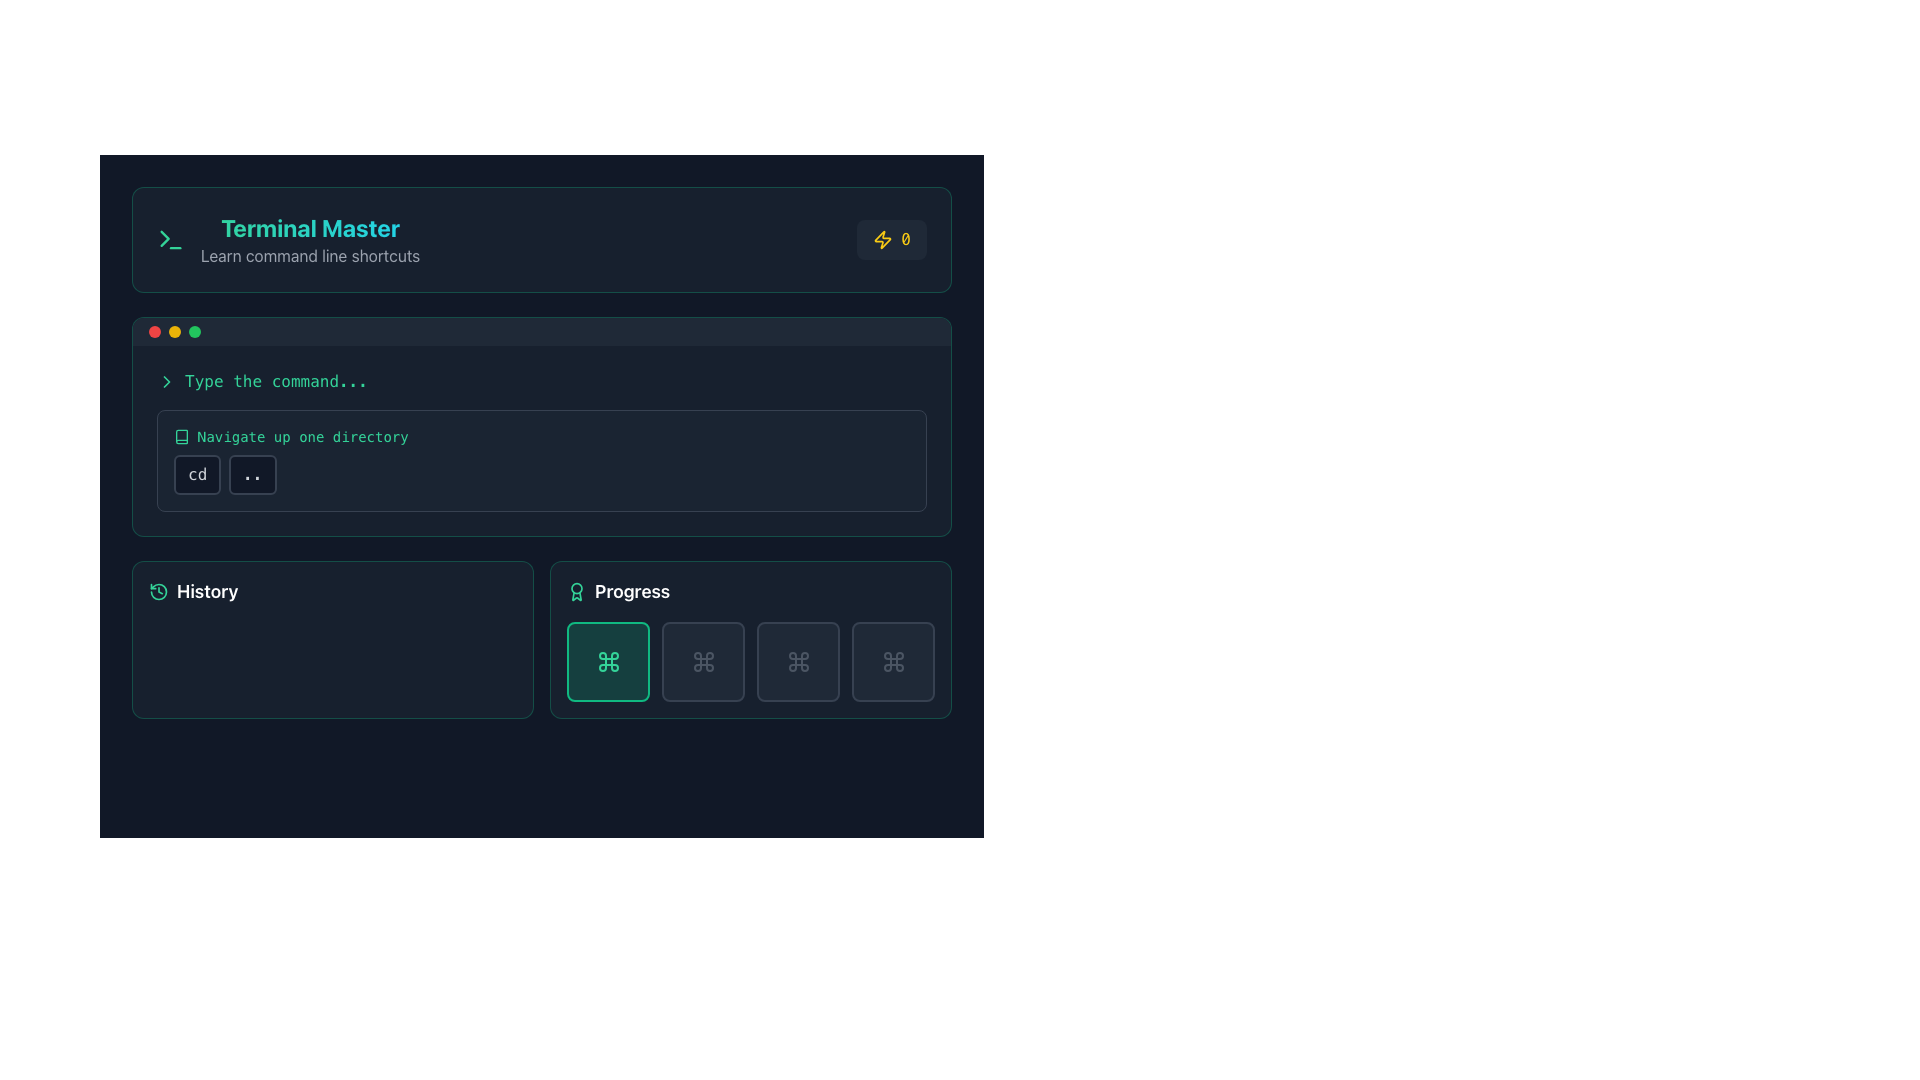 This screenshot has width=1920, height=1080. Describe the element at coordinates (607, 662) in the screenshot. I see `the first button in the 'Progress' section, which is a control-related visual indicator located in the lower right area of the interface` at that location.